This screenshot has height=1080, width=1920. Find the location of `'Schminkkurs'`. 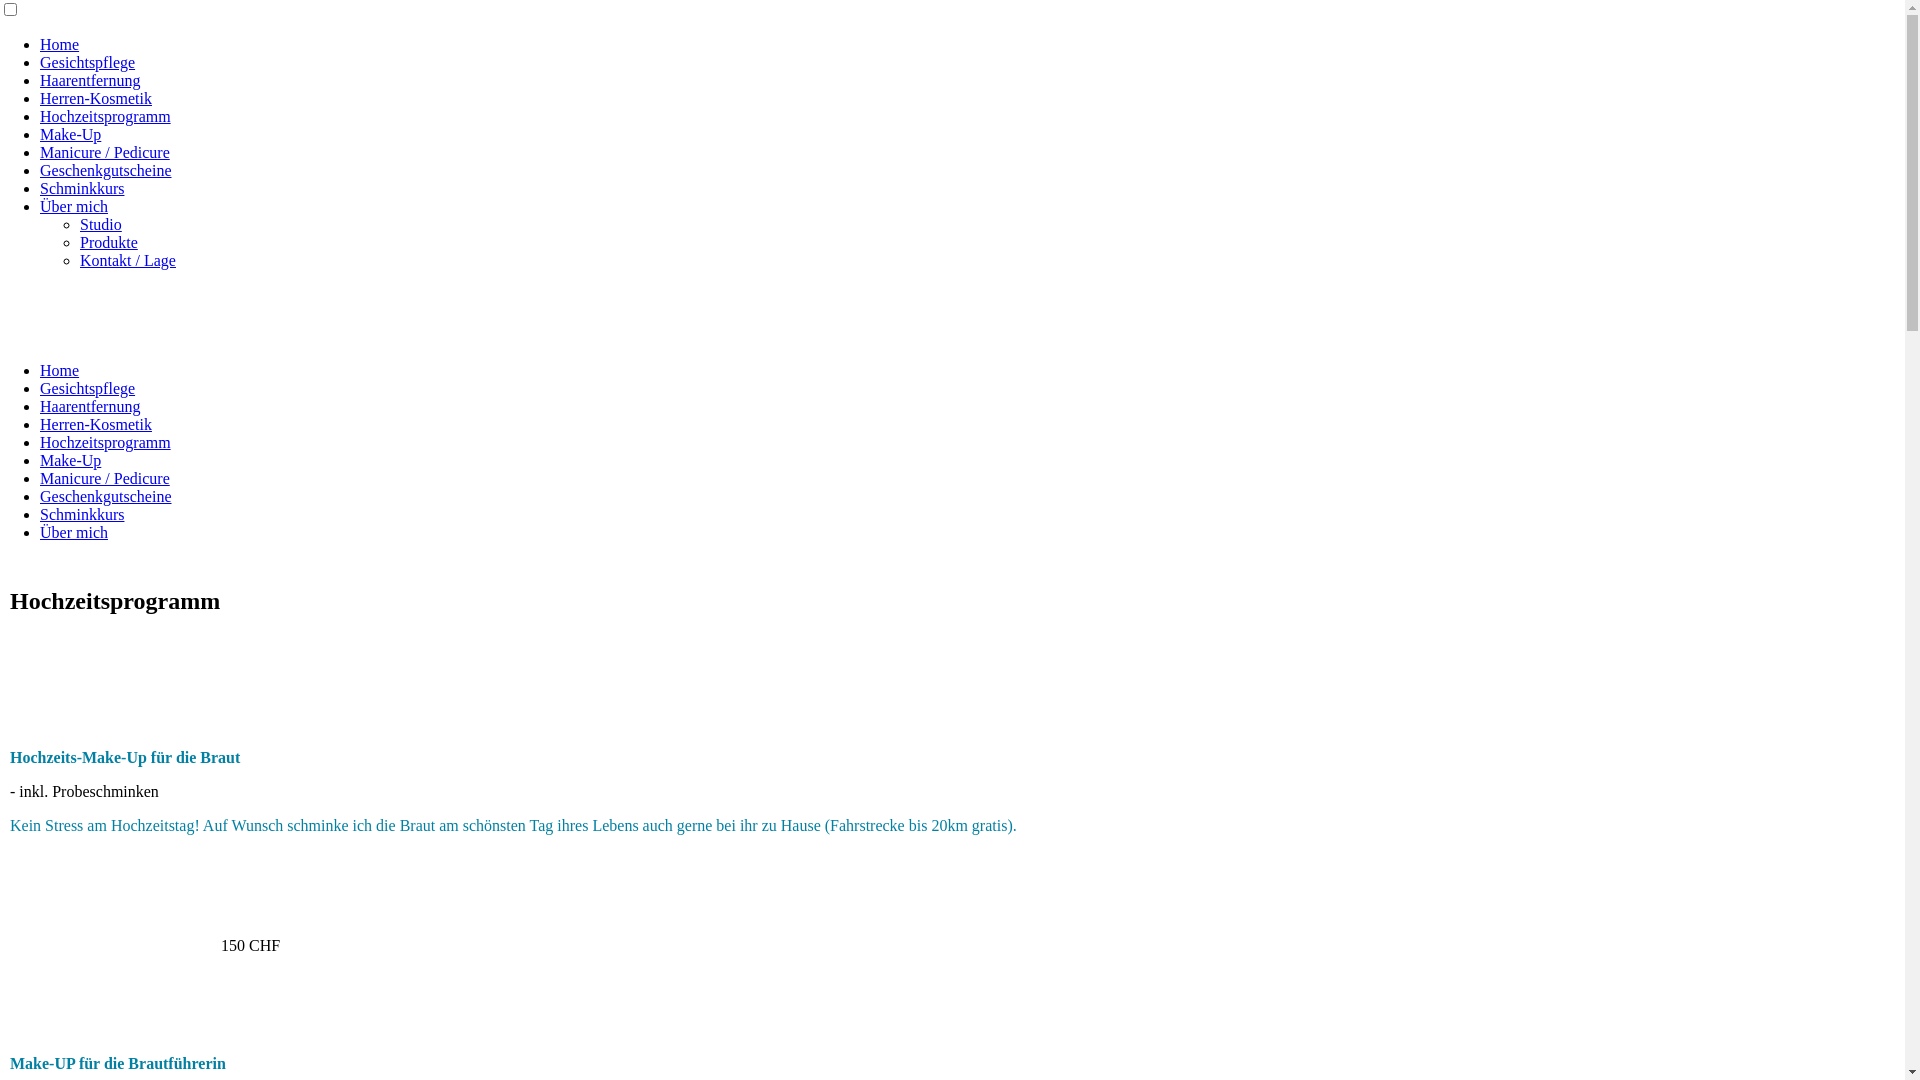

'Schminkkurs' is located at coordinates (39, 188).